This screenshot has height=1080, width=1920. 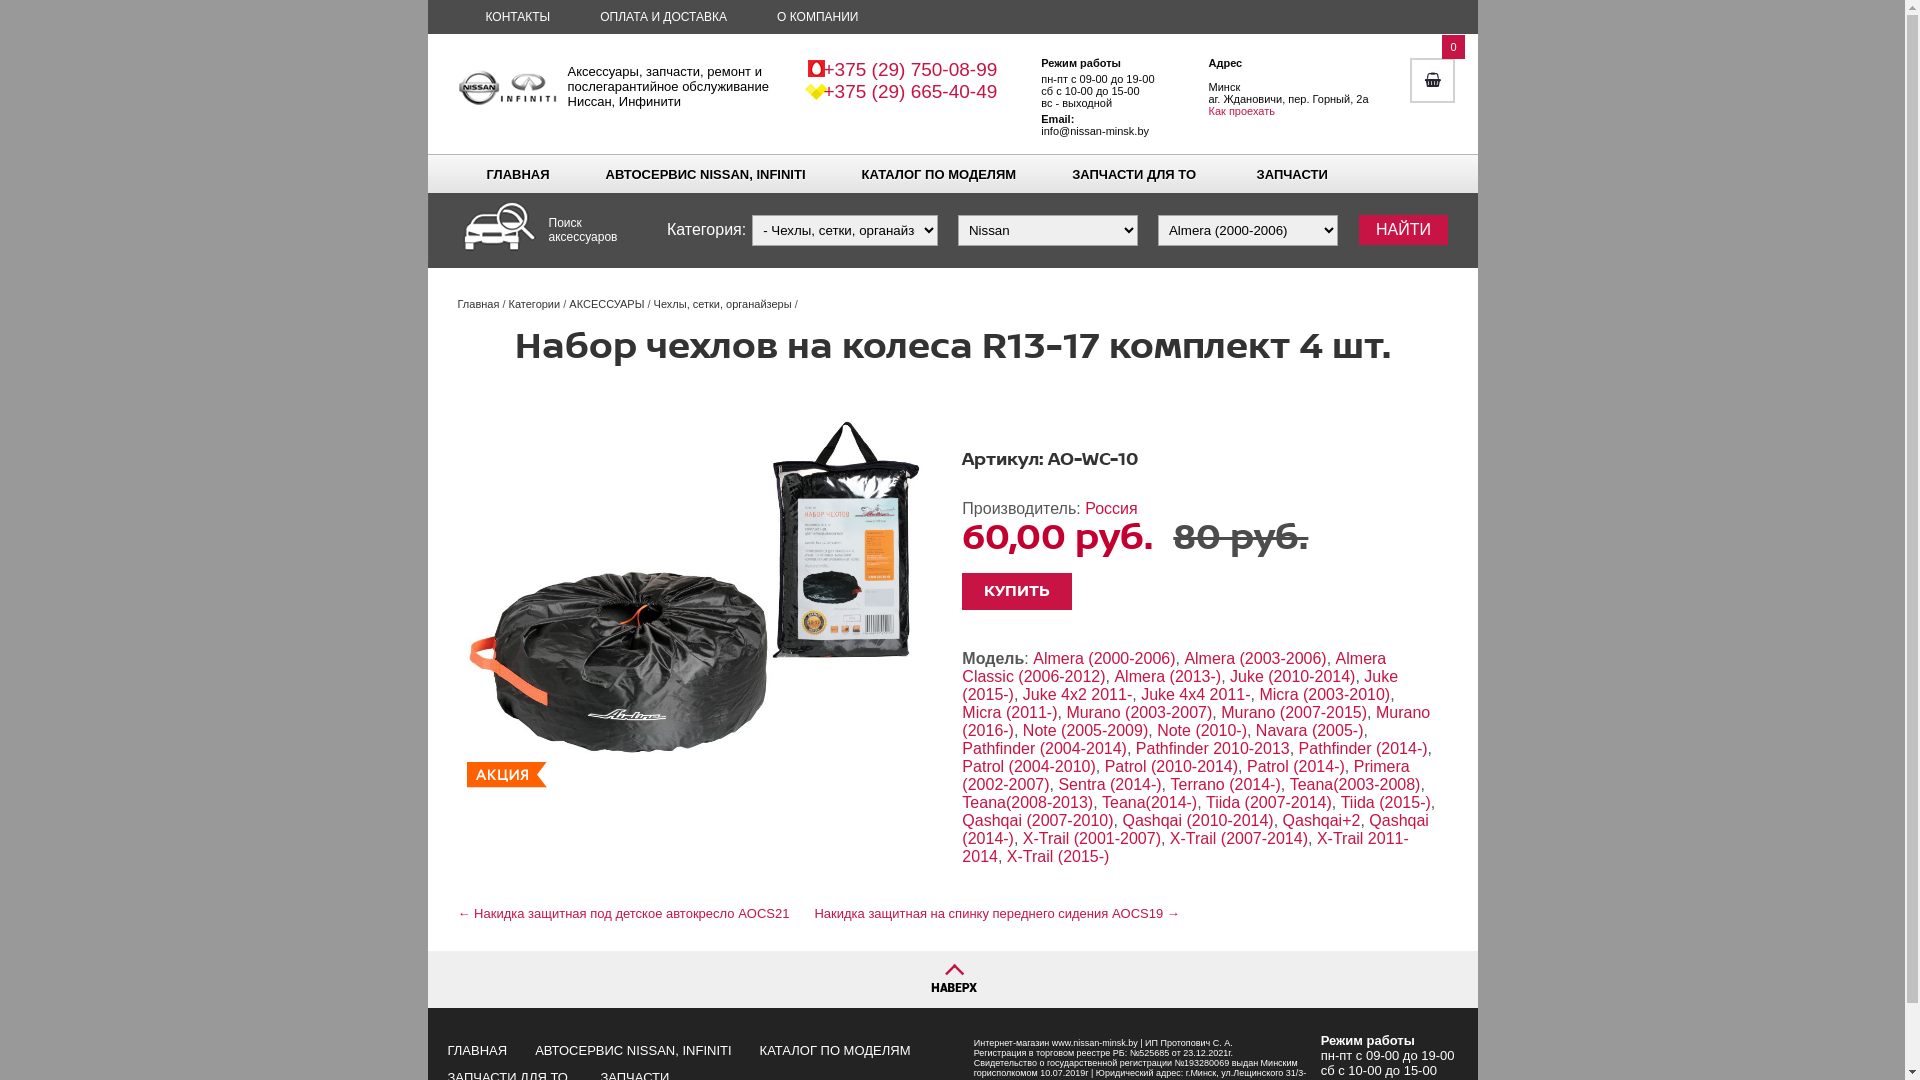 I want to click on 'X-Trail (2001-2007)', so click(x=1091, y=838).